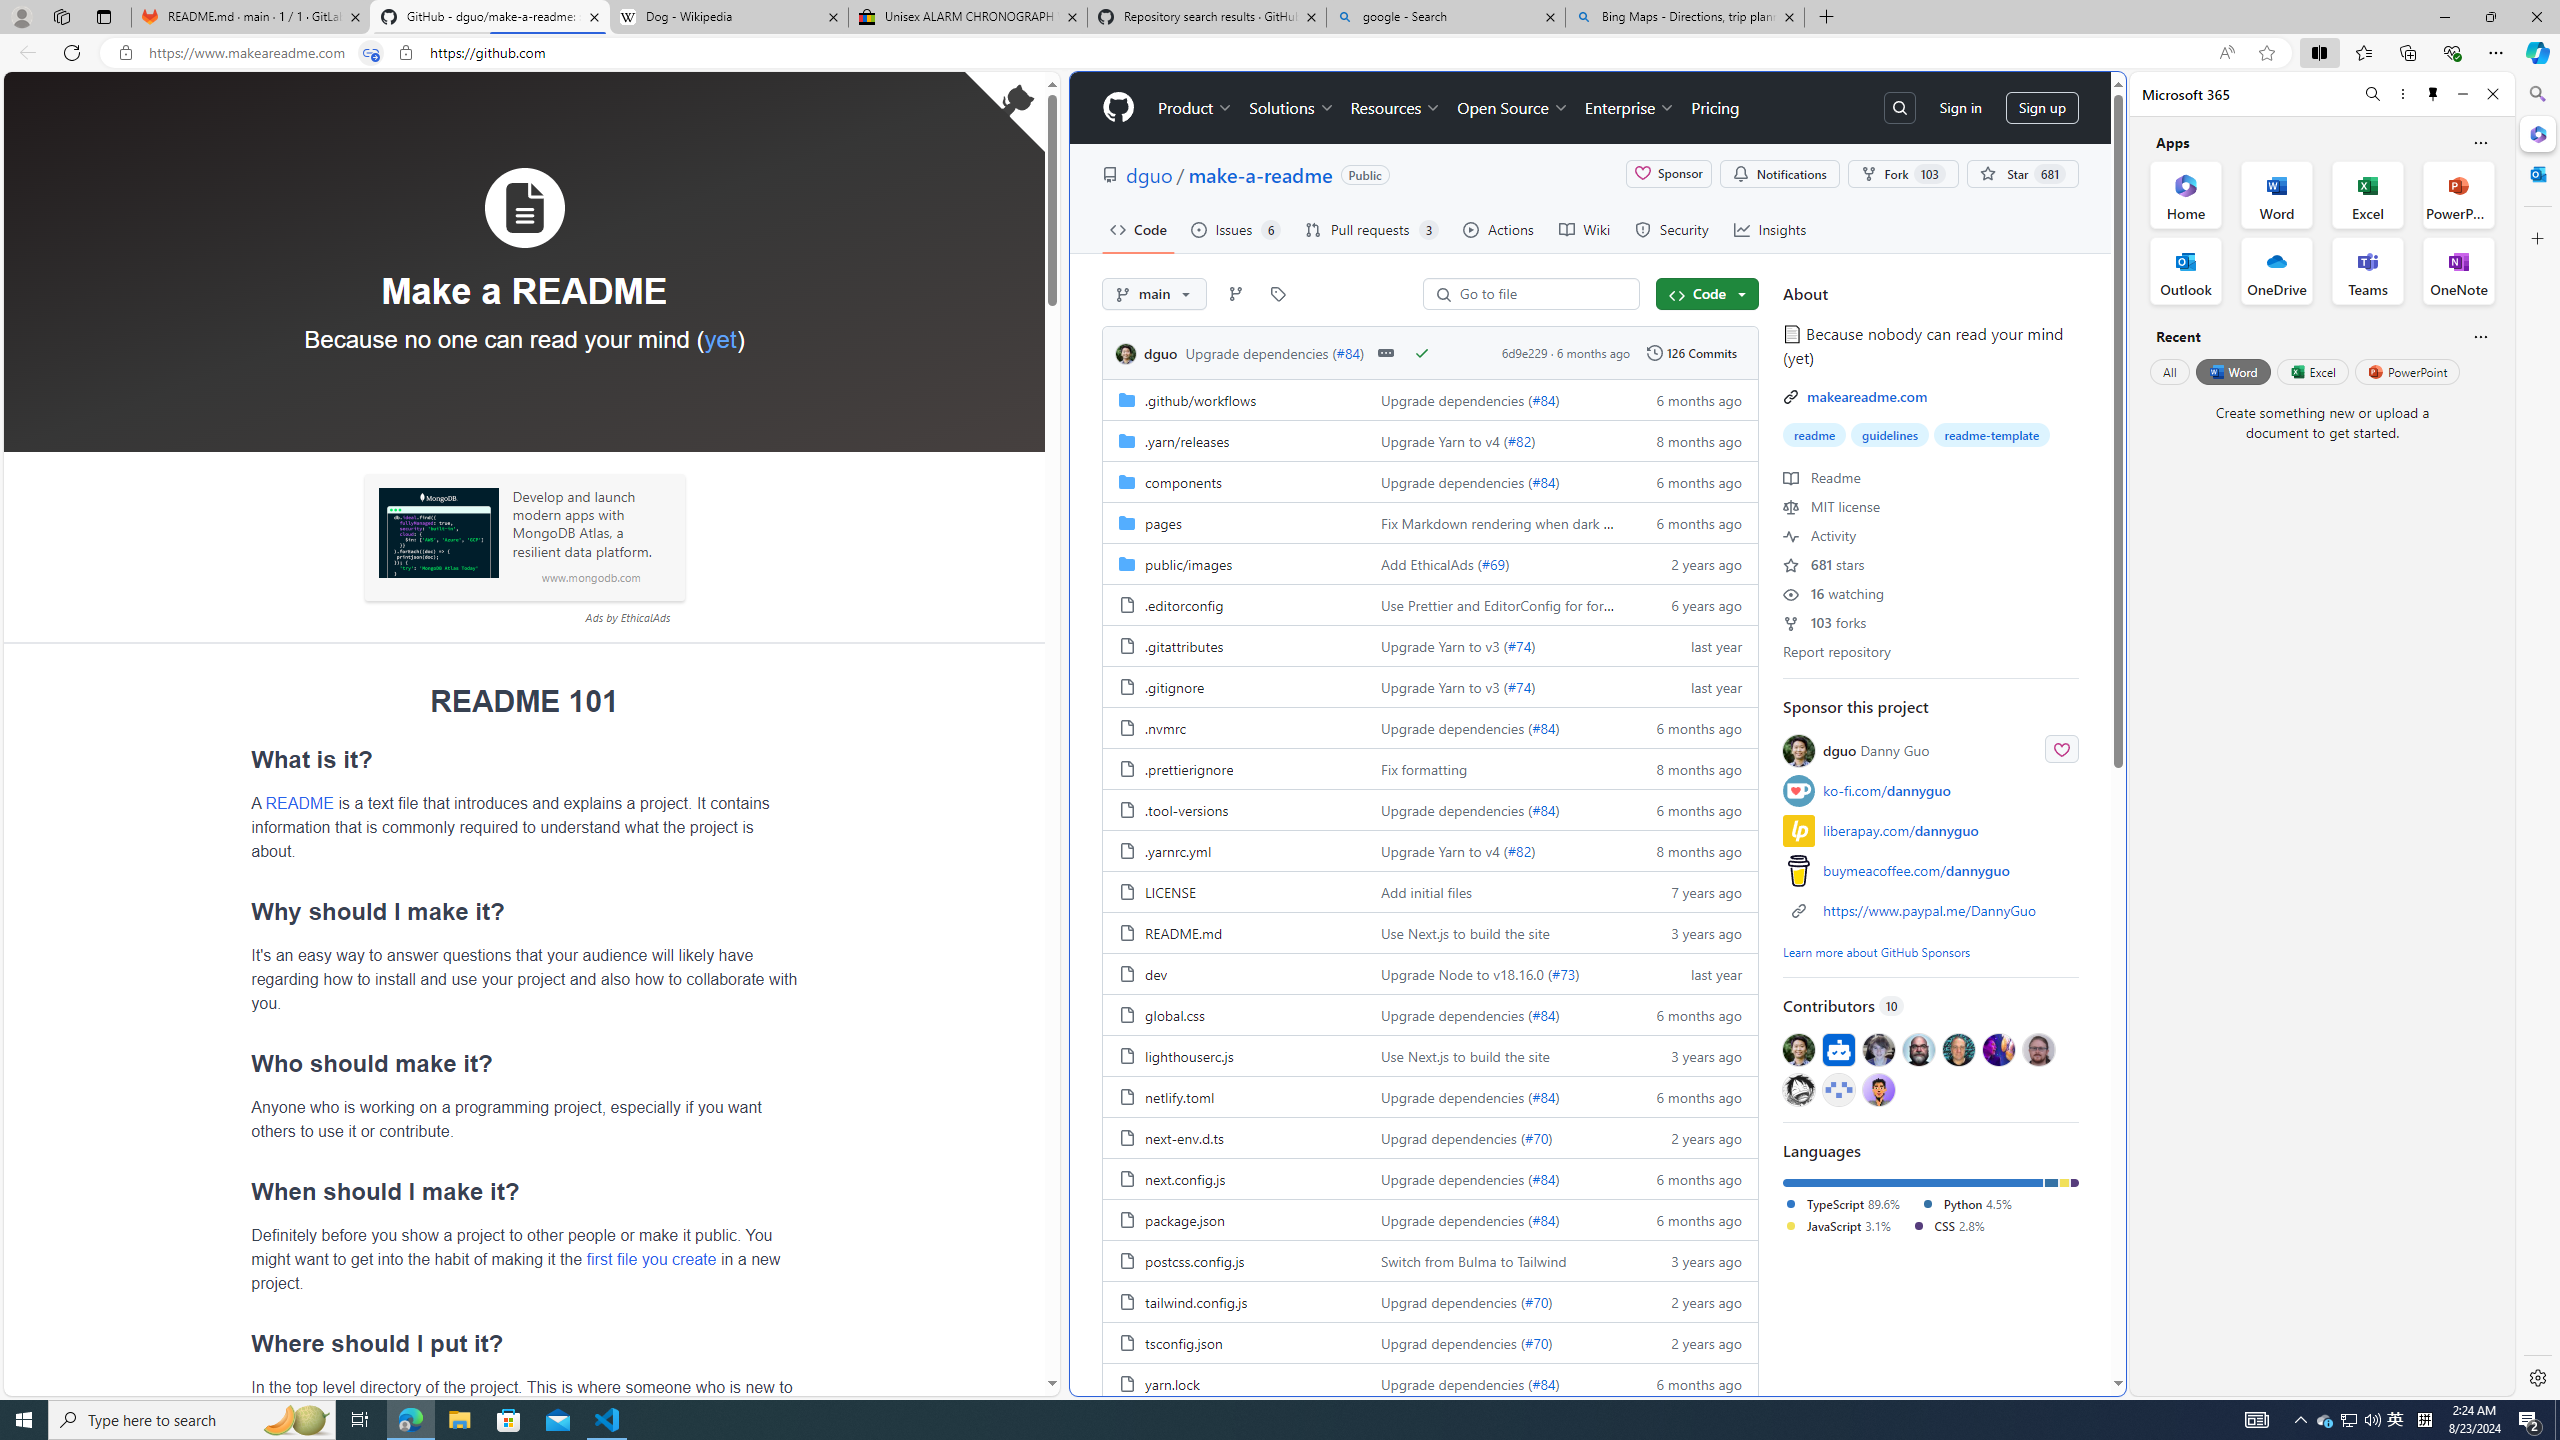 Image resolution: width=2560 pixels, height=1440 pixels. Describe the element at coordinates (1422, 352) in the screenshot. I see `'success'` at that location.